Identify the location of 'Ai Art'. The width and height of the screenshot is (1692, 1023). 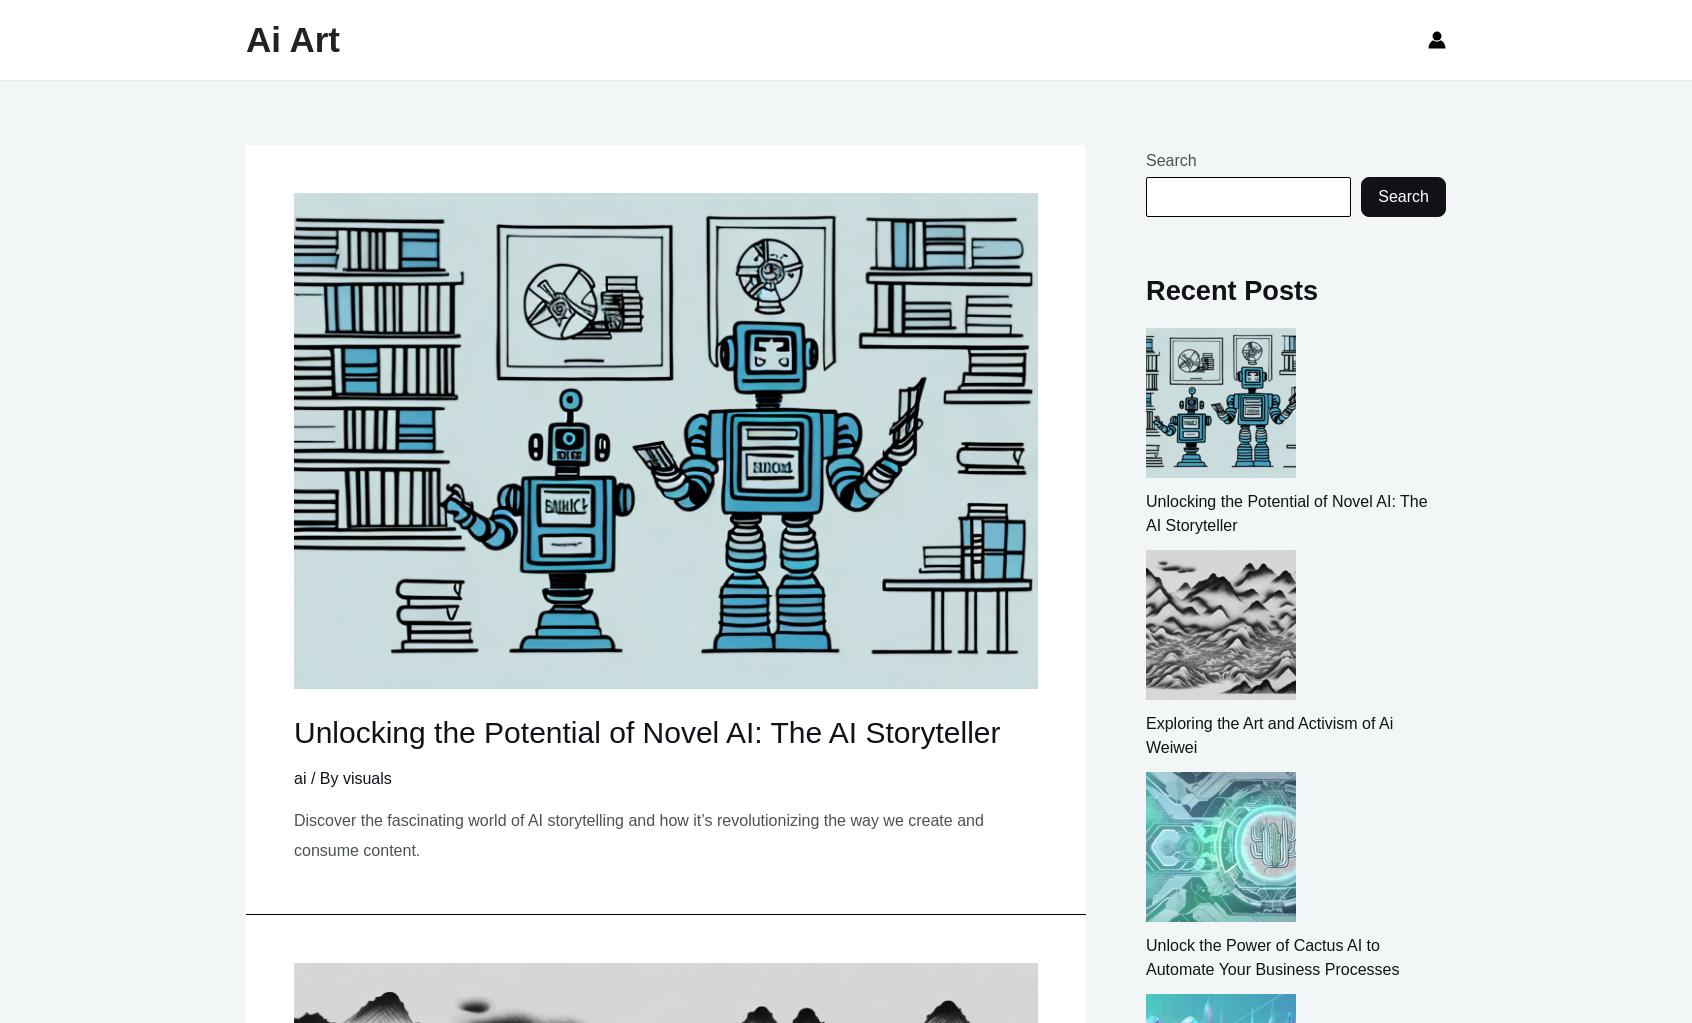
(291, 39).